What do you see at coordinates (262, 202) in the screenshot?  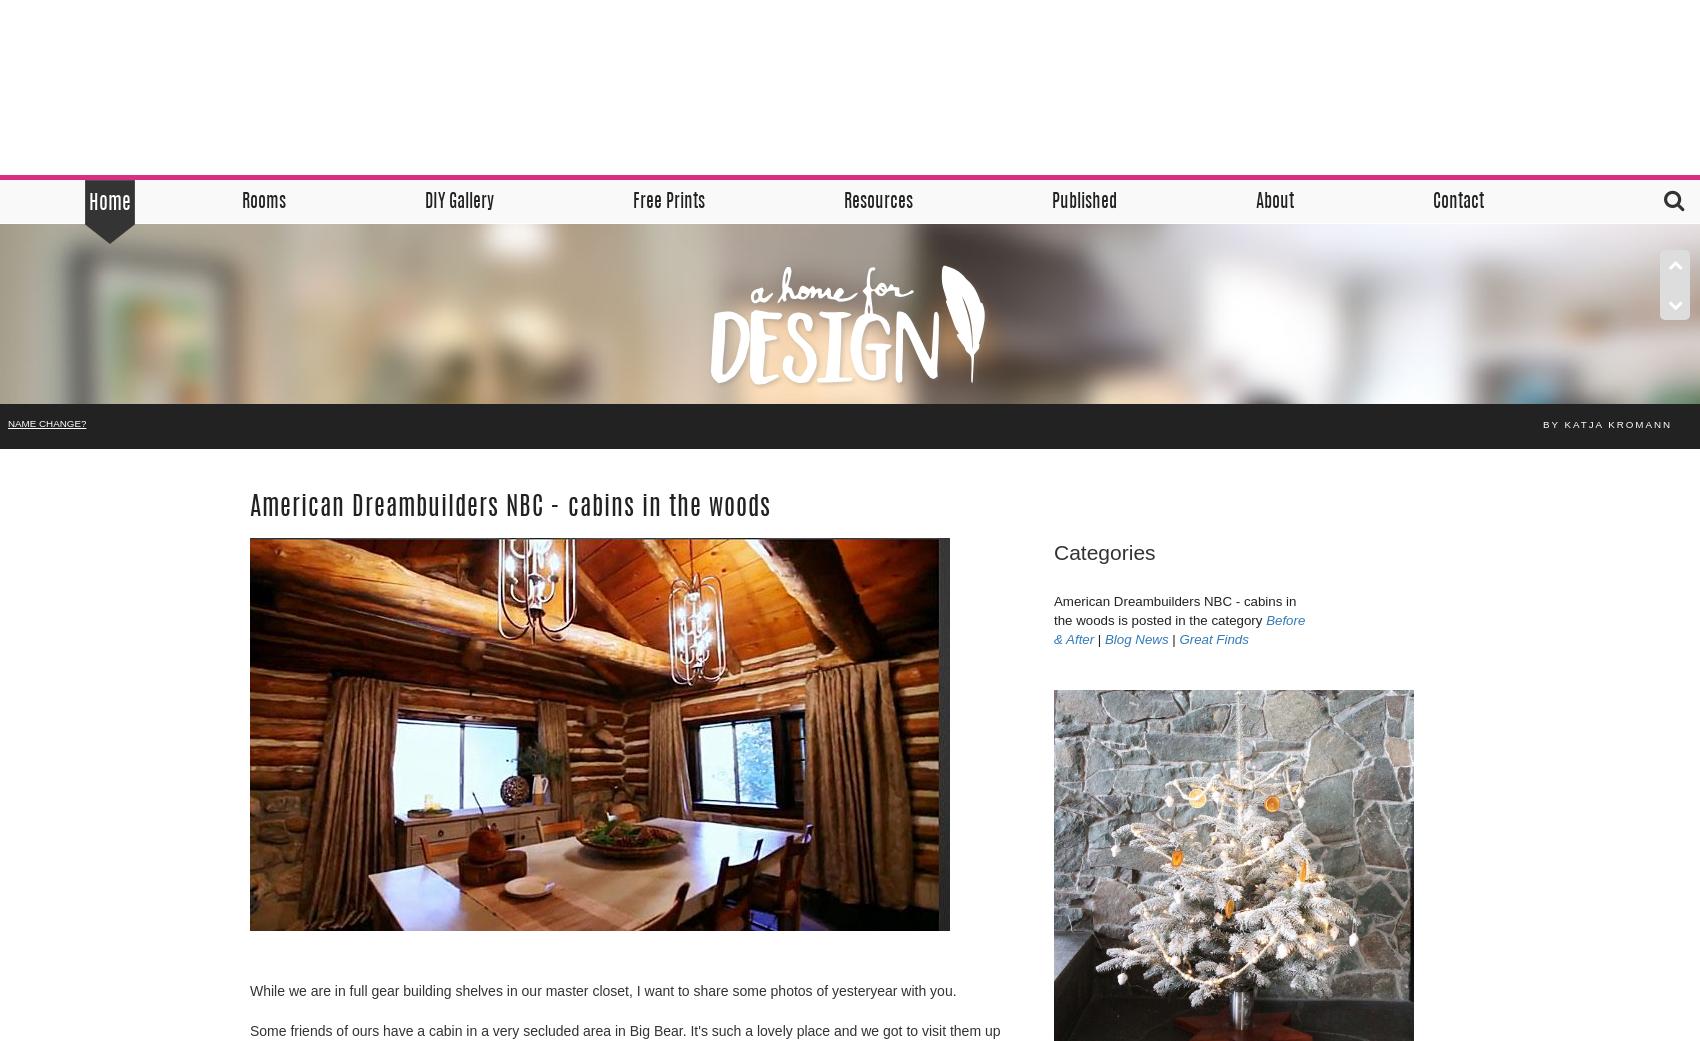 I see `'Rooms'` at bounding box center [262, 202].